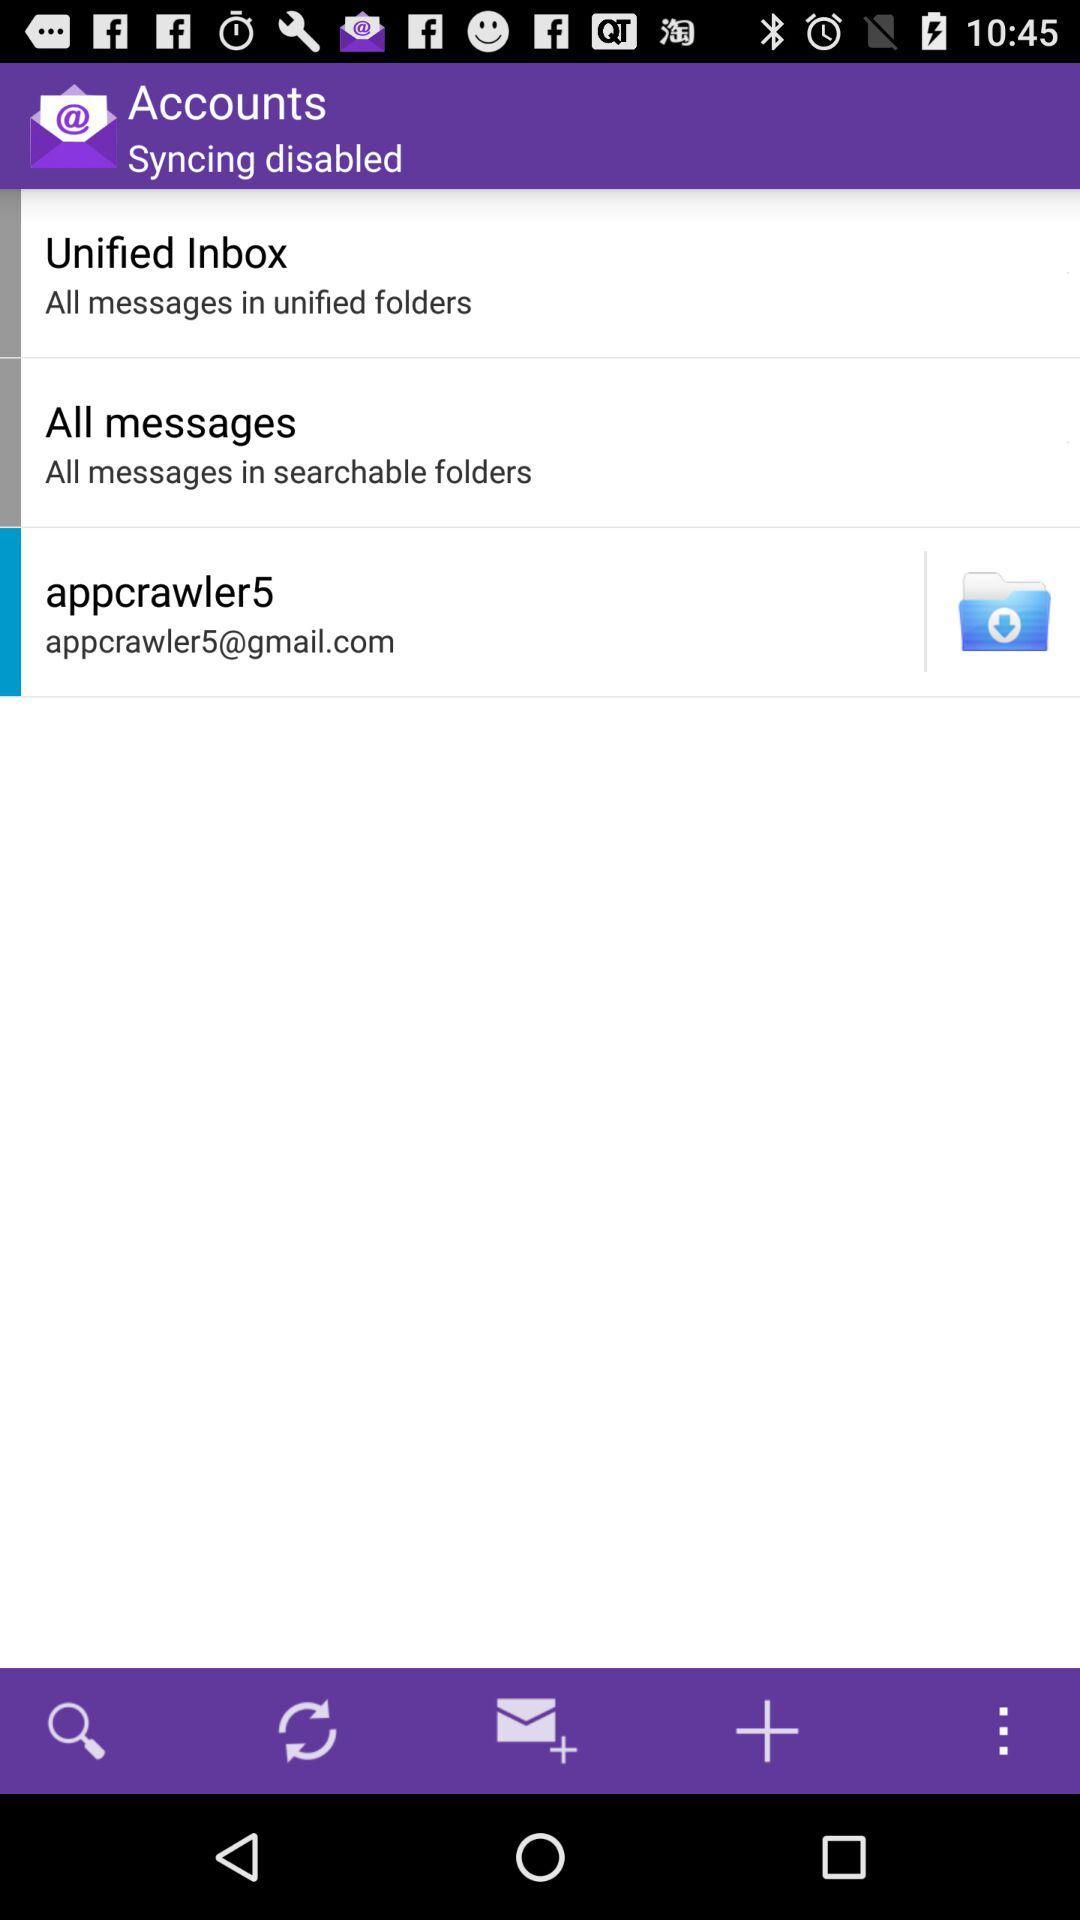 This screenshot has height=1920, width=1080. What do you see at coordinates (925, 610) in the screenshot?
I see `item to the right of appcrawler5 app` at bounding box center [925, 610].